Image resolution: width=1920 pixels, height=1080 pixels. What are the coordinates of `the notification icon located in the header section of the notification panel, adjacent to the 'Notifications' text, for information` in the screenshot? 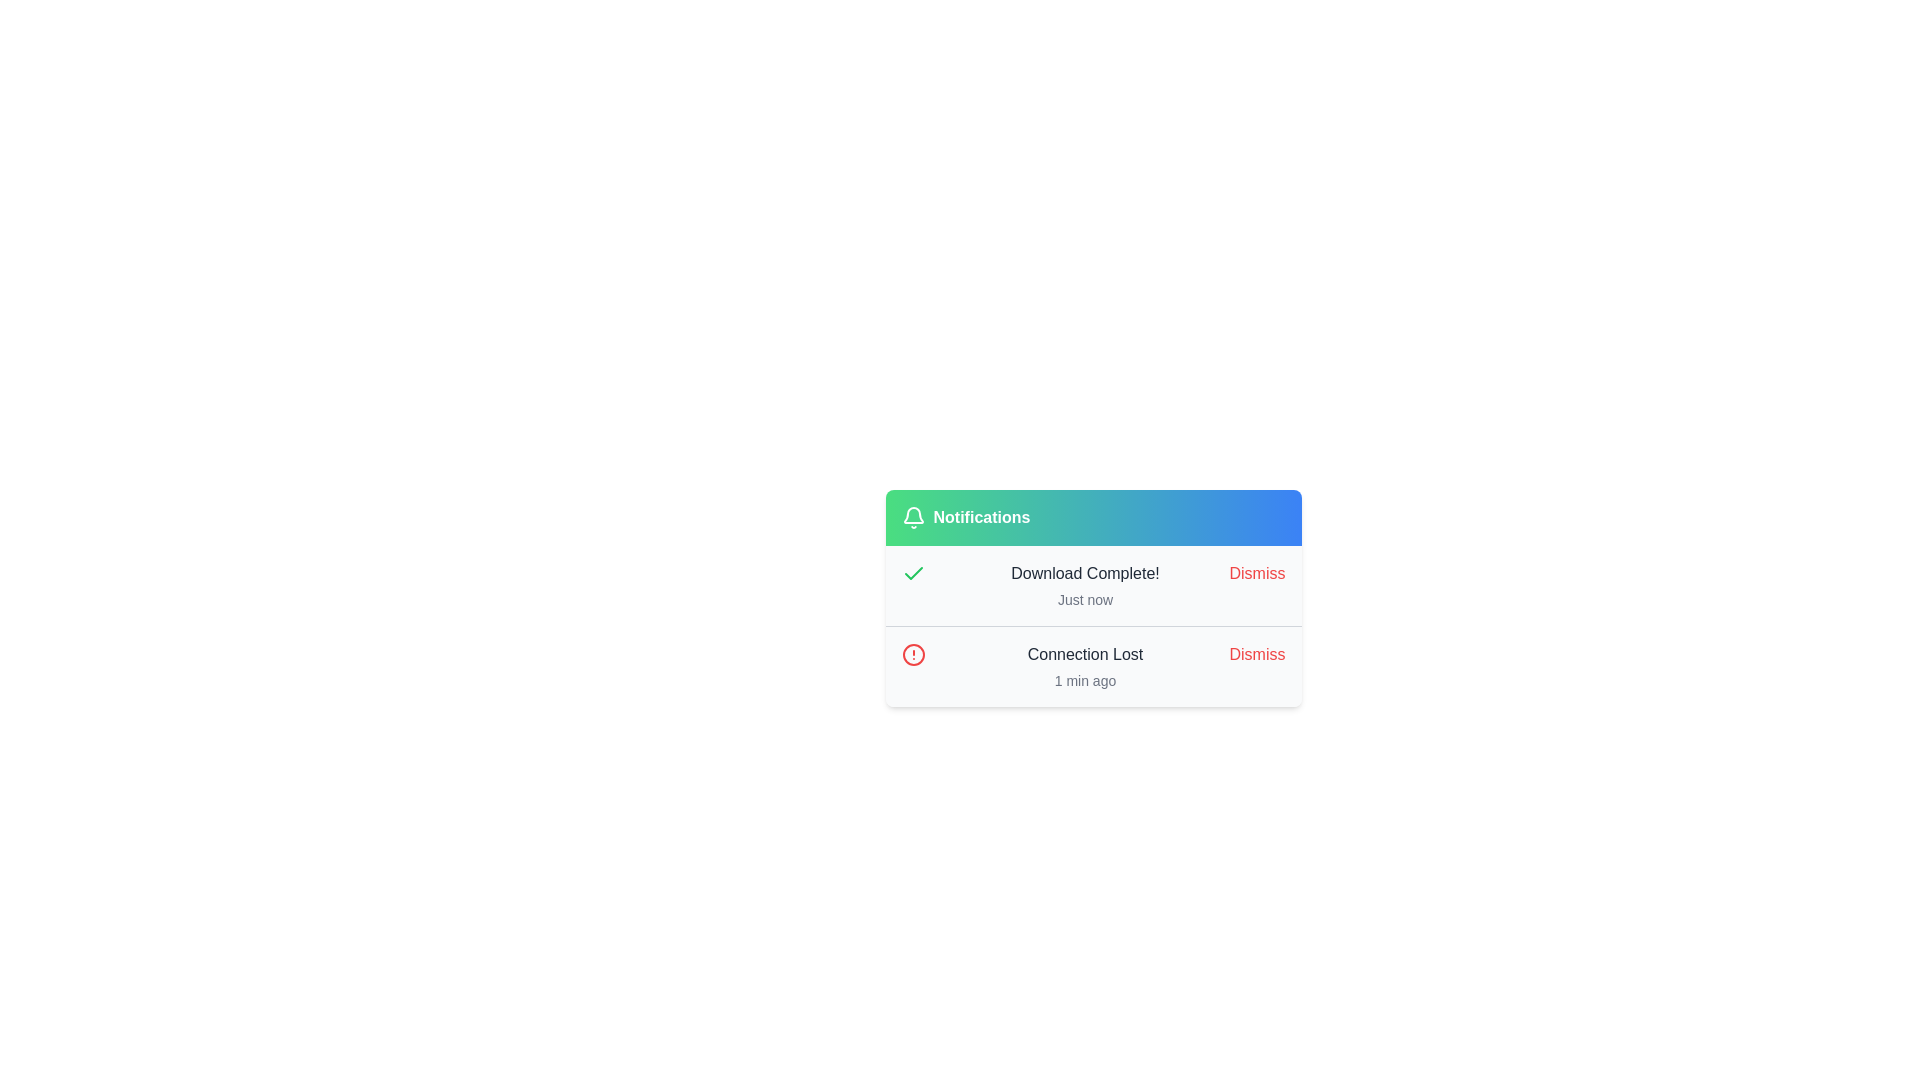 It's located at (912, 516).